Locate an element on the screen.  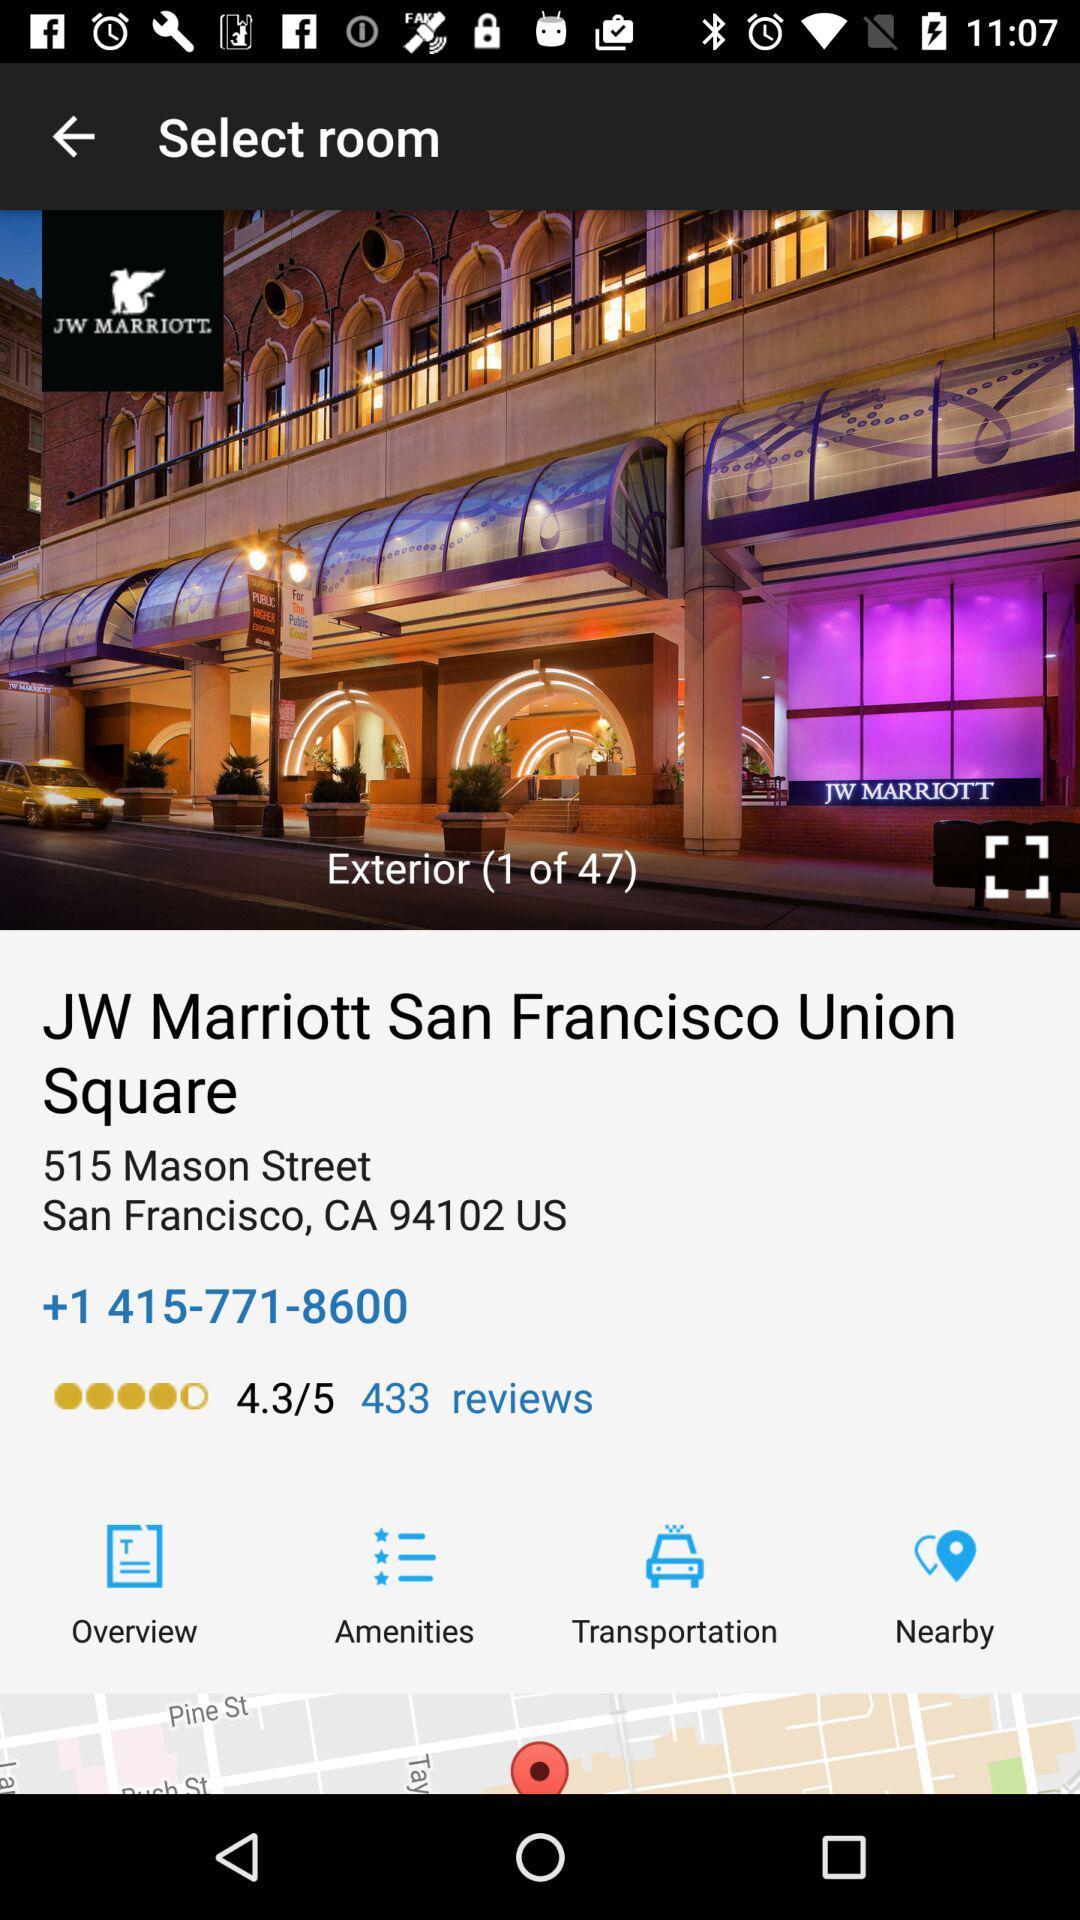
the icon to the right of the exterior 1 of icon is located at coordinates (1017, 867).